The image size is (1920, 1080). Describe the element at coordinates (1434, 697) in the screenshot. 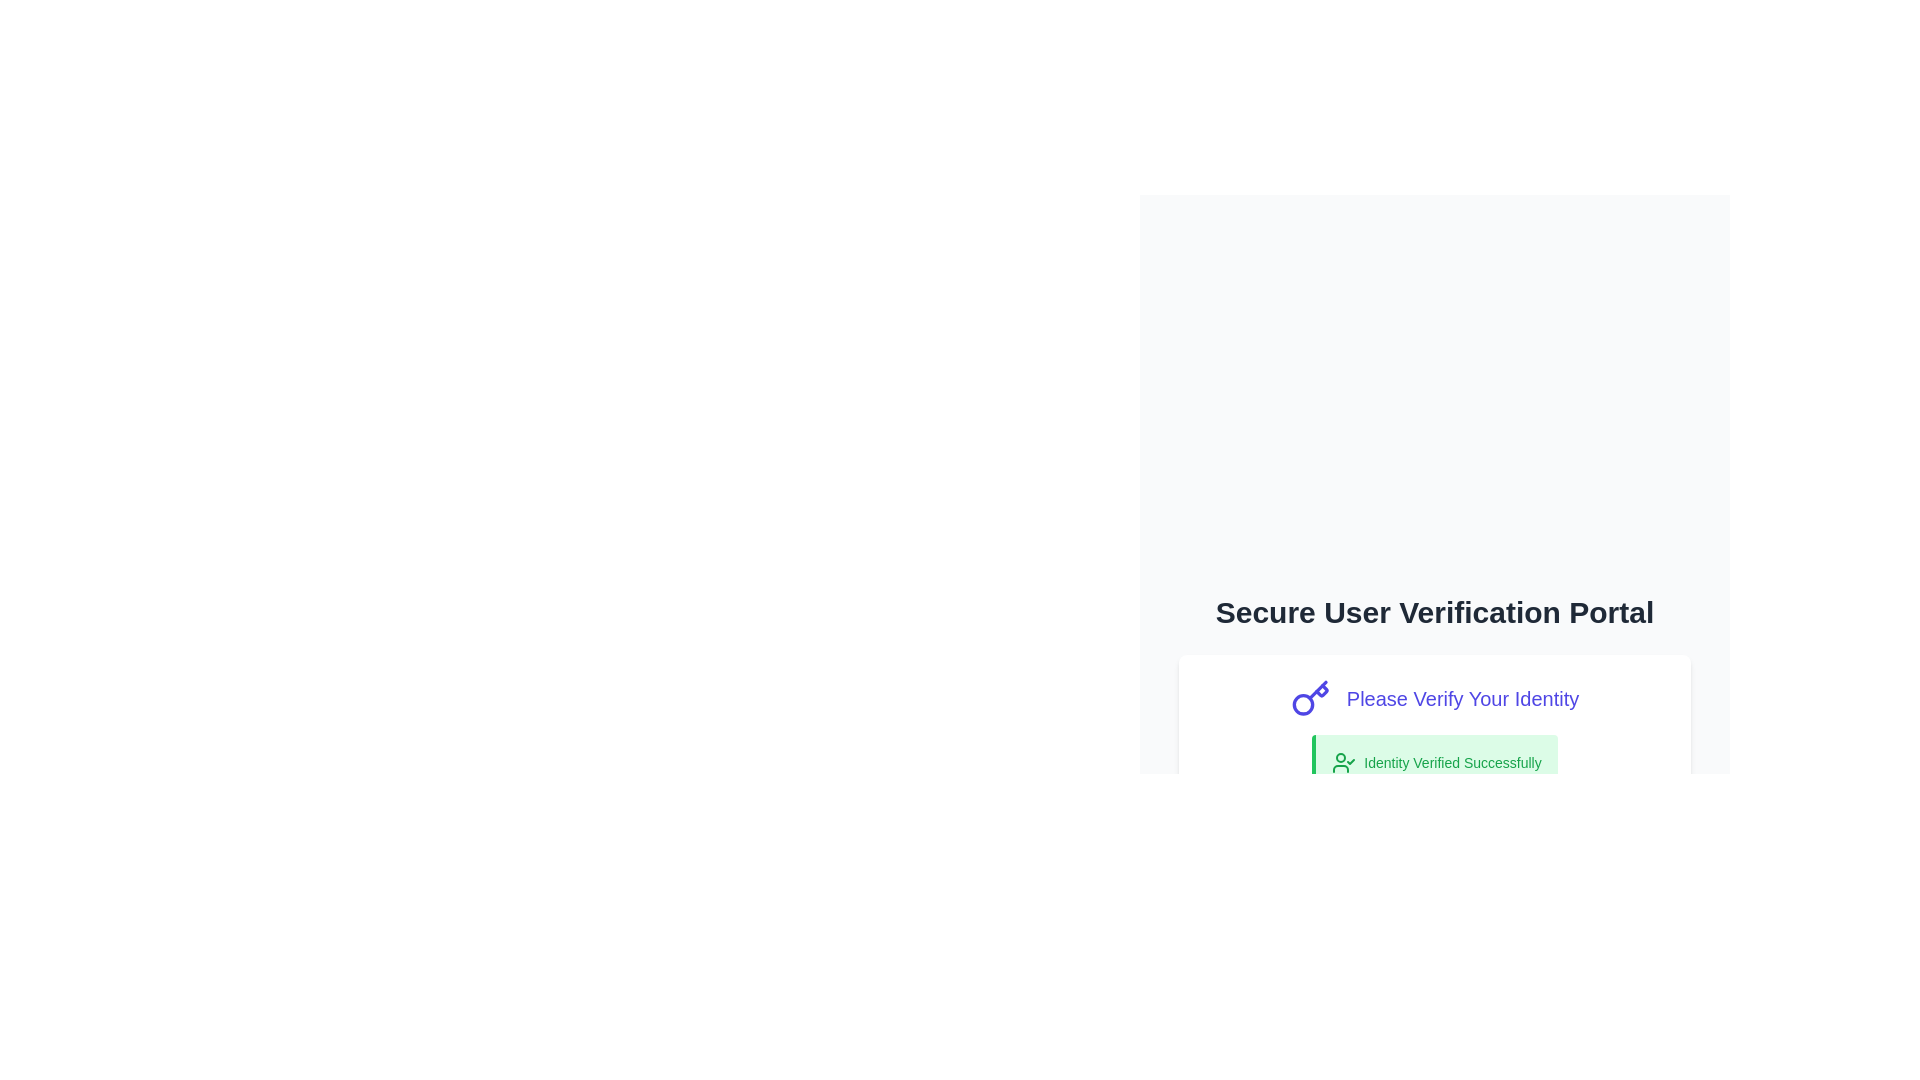

I see `text displayed in the Text block located at the top of the rectangular card-shaped section, which instructs the user to verify their identity` at that location.